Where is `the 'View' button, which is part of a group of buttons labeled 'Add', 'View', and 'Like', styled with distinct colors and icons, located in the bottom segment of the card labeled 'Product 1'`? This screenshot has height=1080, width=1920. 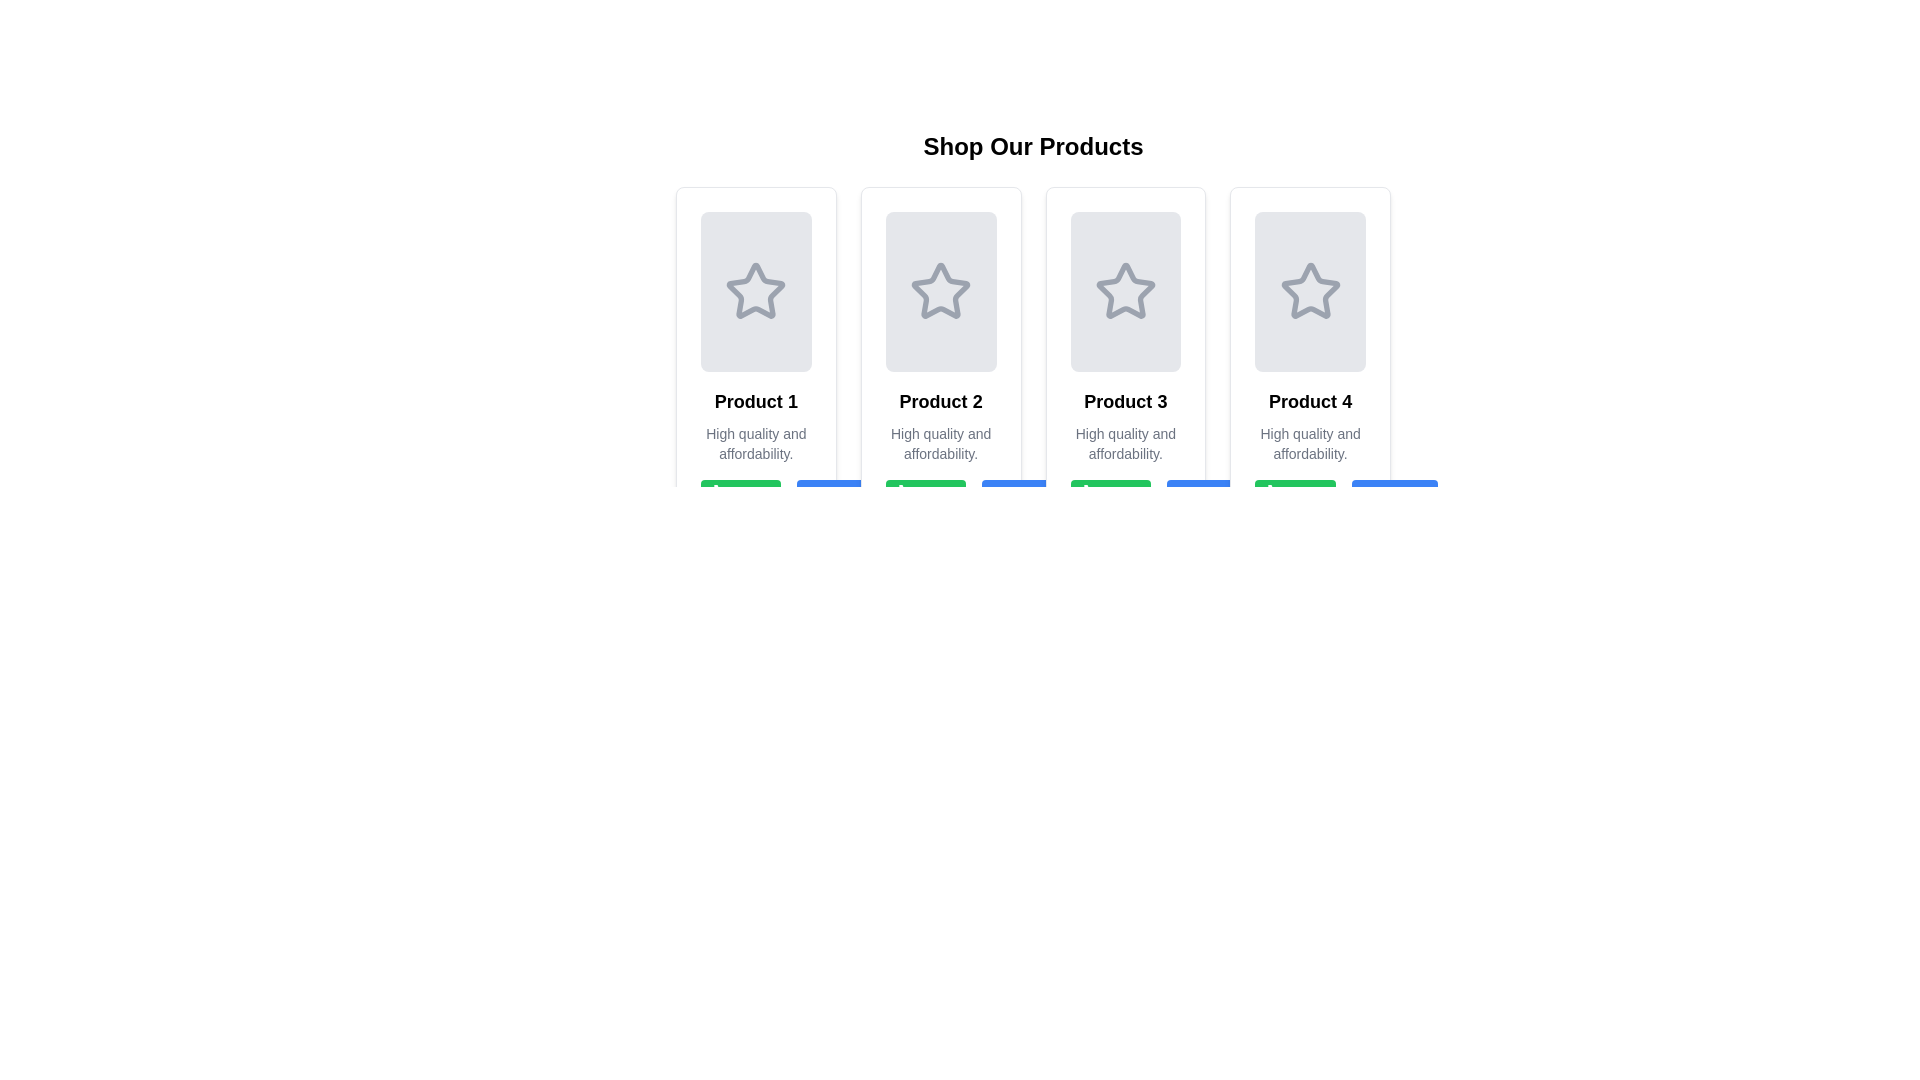
the 'View' button, which is part of a group of buttons labeled 'Add', 'View', and 'Like', styled with distinct colors and icons, located in the bottom segment of the card labeled 'Product 1' is located at coordinates (755, 495).